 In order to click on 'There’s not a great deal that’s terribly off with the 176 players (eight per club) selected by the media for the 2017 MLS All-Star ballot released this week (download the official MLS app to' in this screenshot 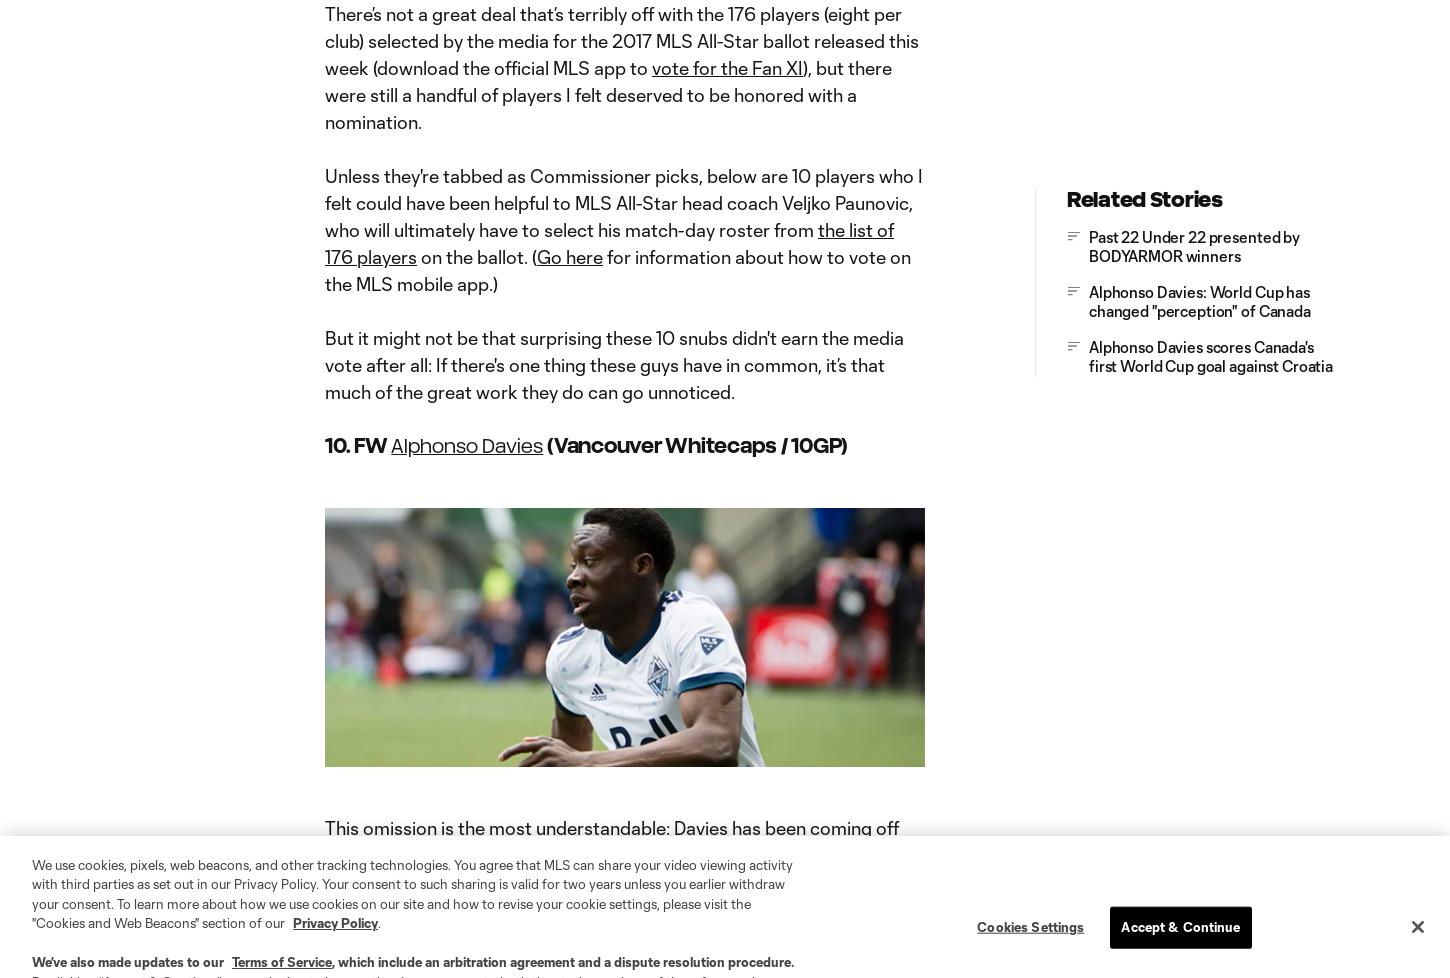, I will do `click(324, 40)`.